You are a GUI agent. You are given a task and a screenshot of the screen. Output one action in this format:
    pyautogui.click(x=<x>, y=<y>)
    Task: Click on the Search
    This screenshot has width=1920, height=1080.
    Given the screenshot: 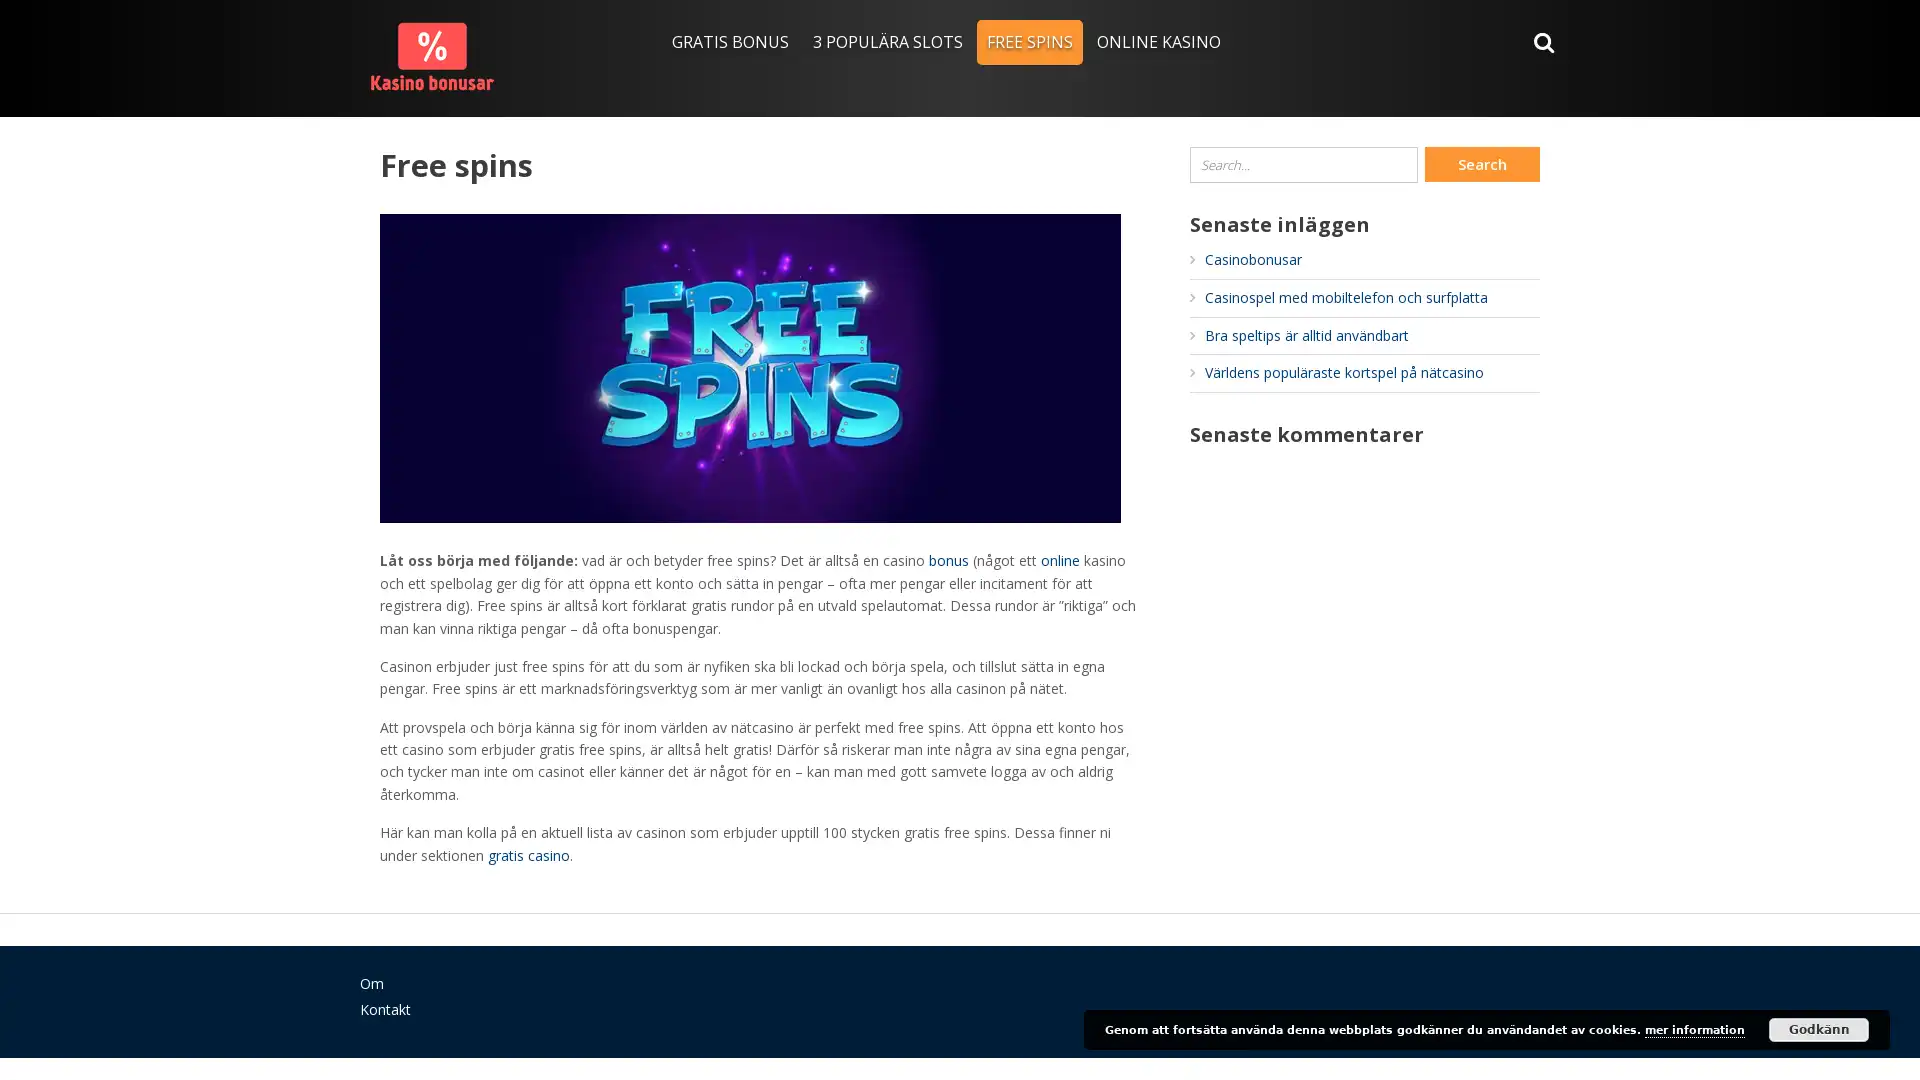 What is the action you would take?
    pyautogui.click(x=1482, y=163)
    